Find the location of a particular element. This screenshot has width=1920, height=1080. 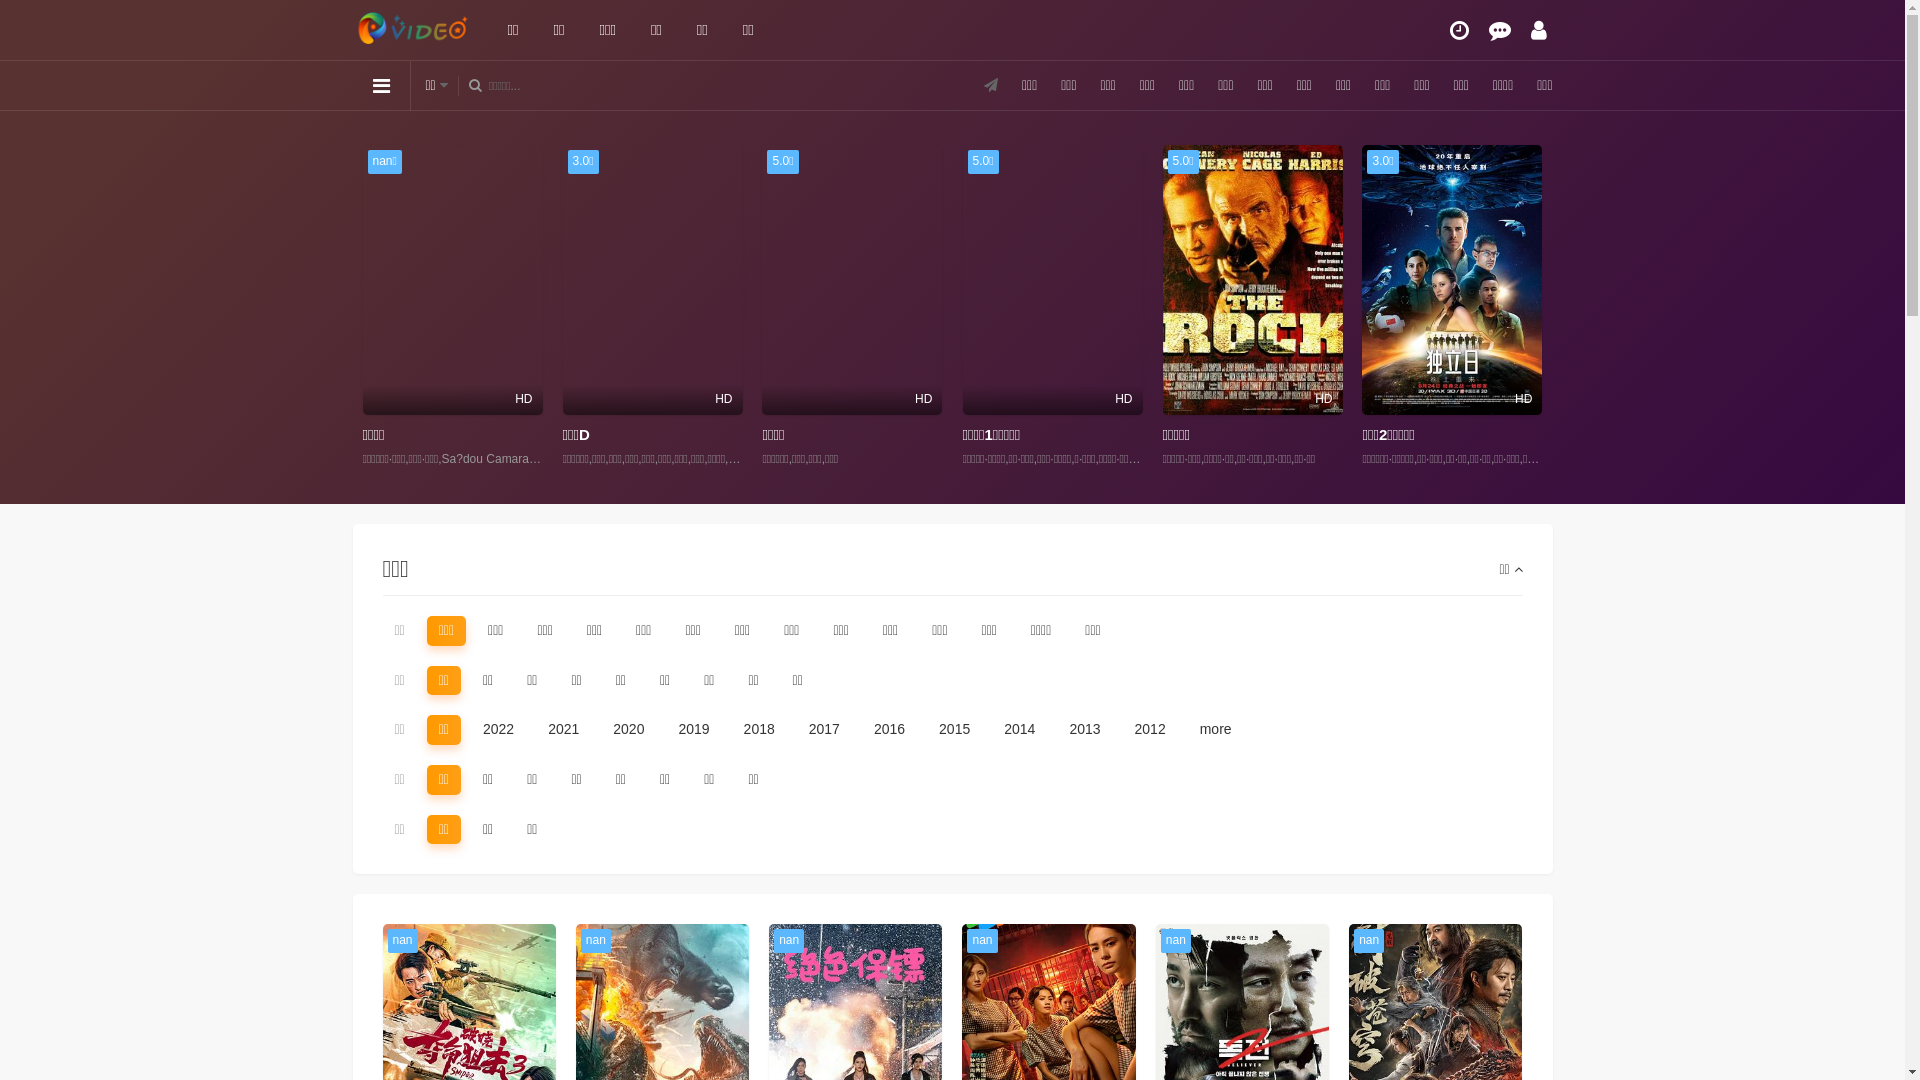

'2020' is located at coordinates (599, 729).